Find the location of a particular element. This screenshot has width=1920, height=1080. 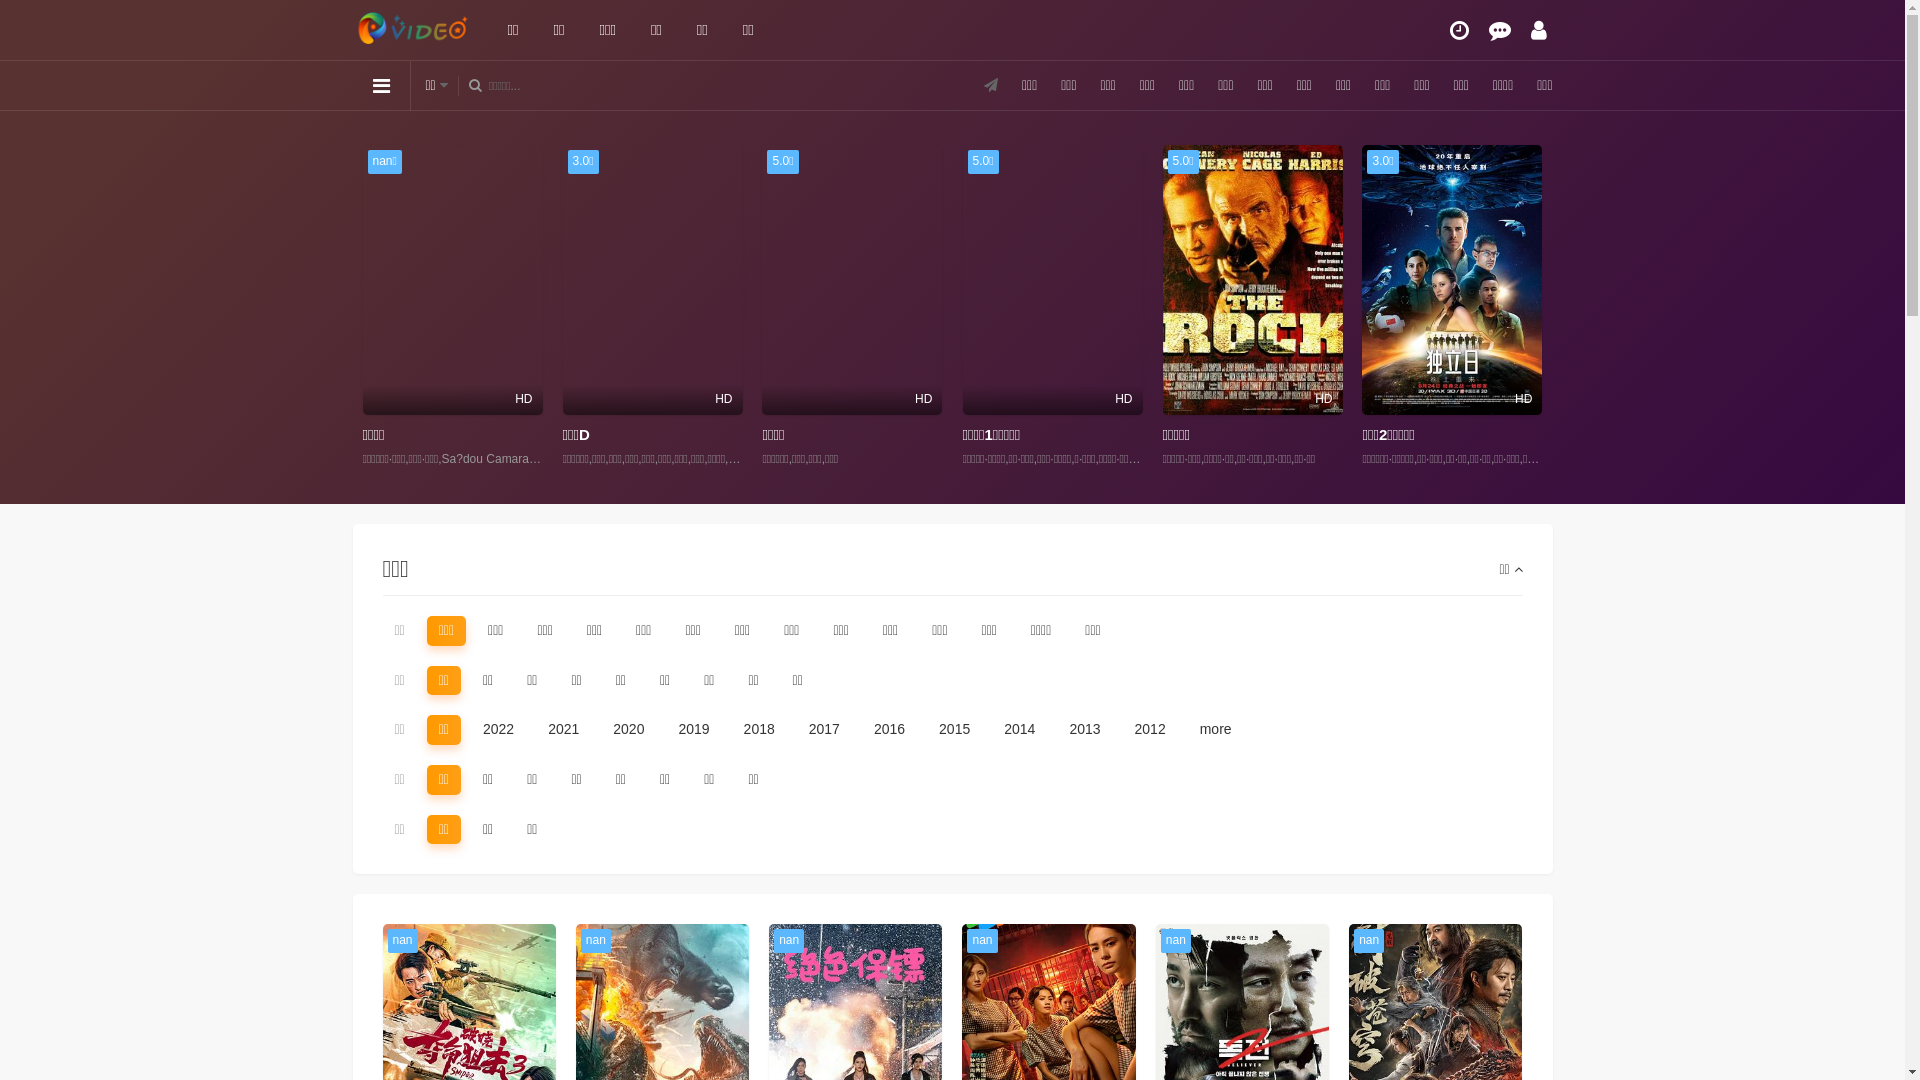

'2020' is located at coordinates (599, 729).